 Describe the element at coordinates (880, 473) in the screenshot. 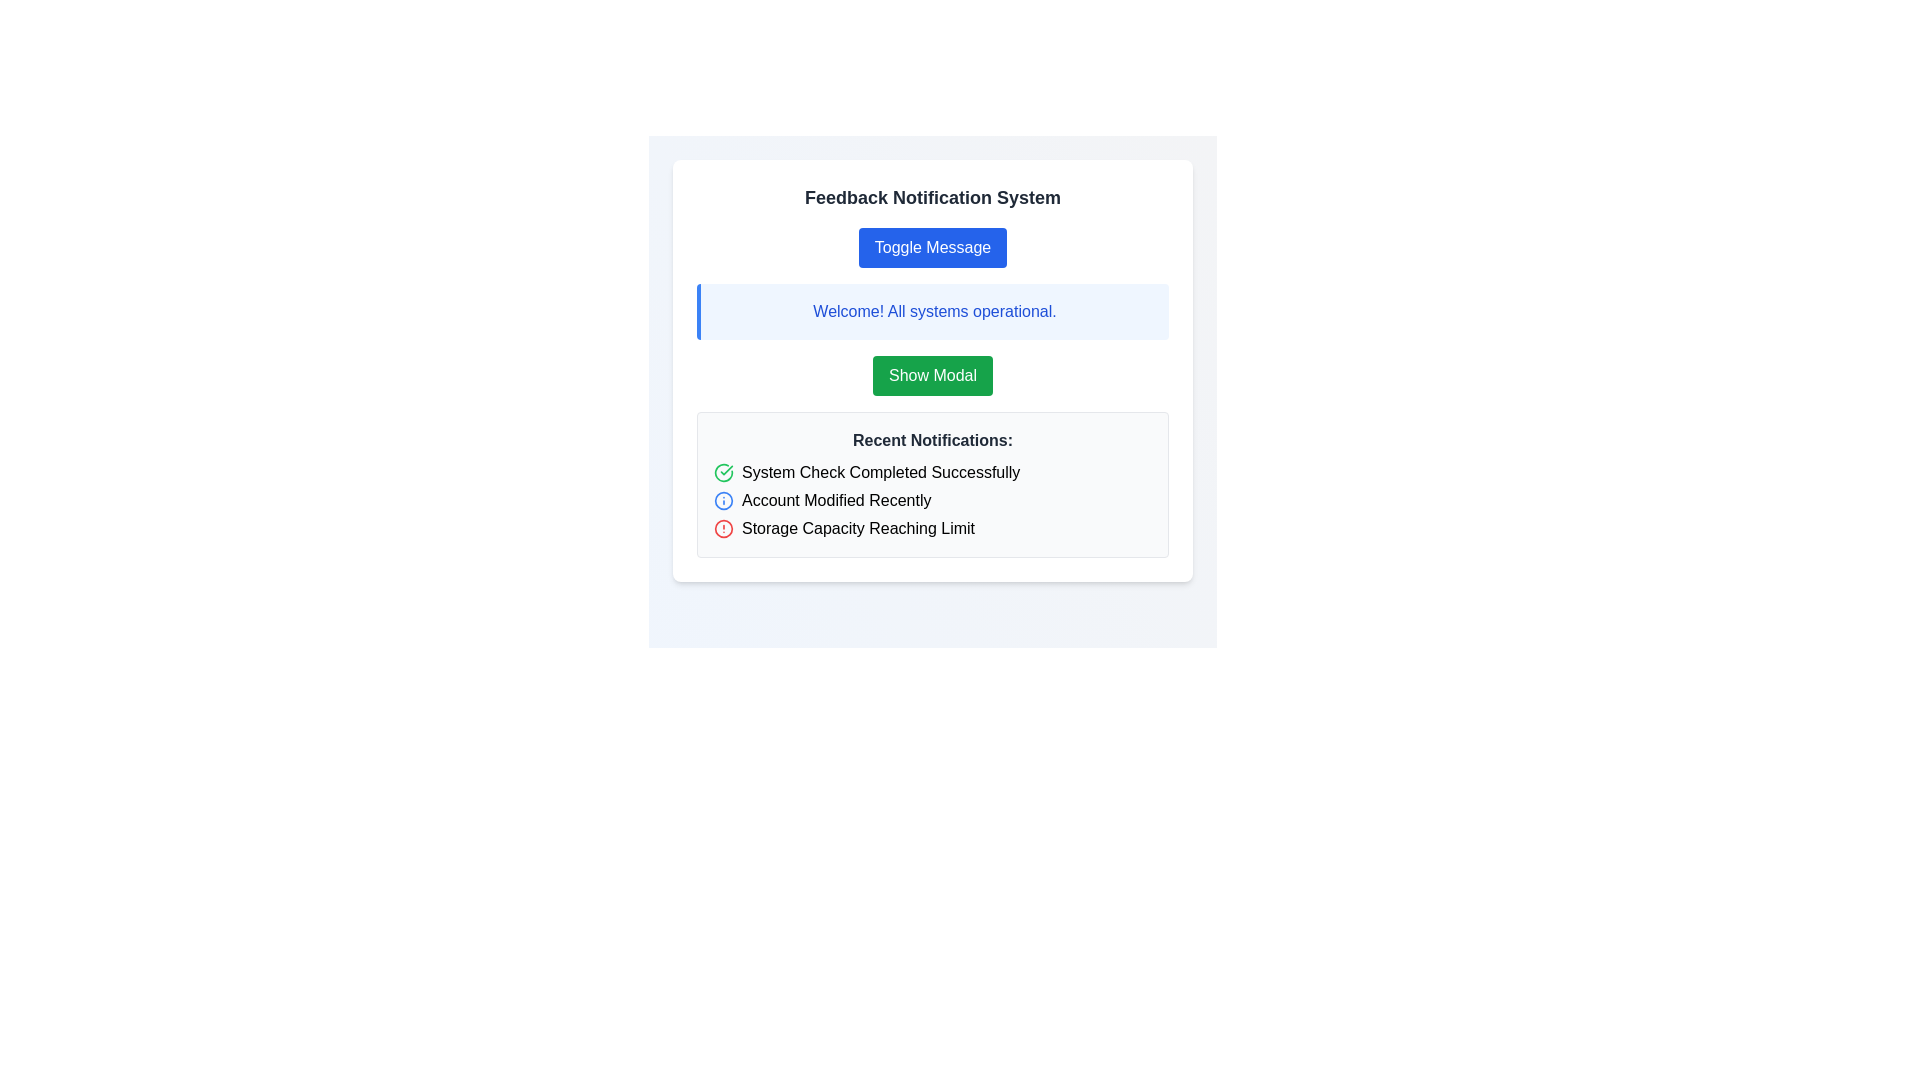

I see `the first notification item in the 'Recent Notifications:' section, which indicates that a system check has been completed successfully` at that location.